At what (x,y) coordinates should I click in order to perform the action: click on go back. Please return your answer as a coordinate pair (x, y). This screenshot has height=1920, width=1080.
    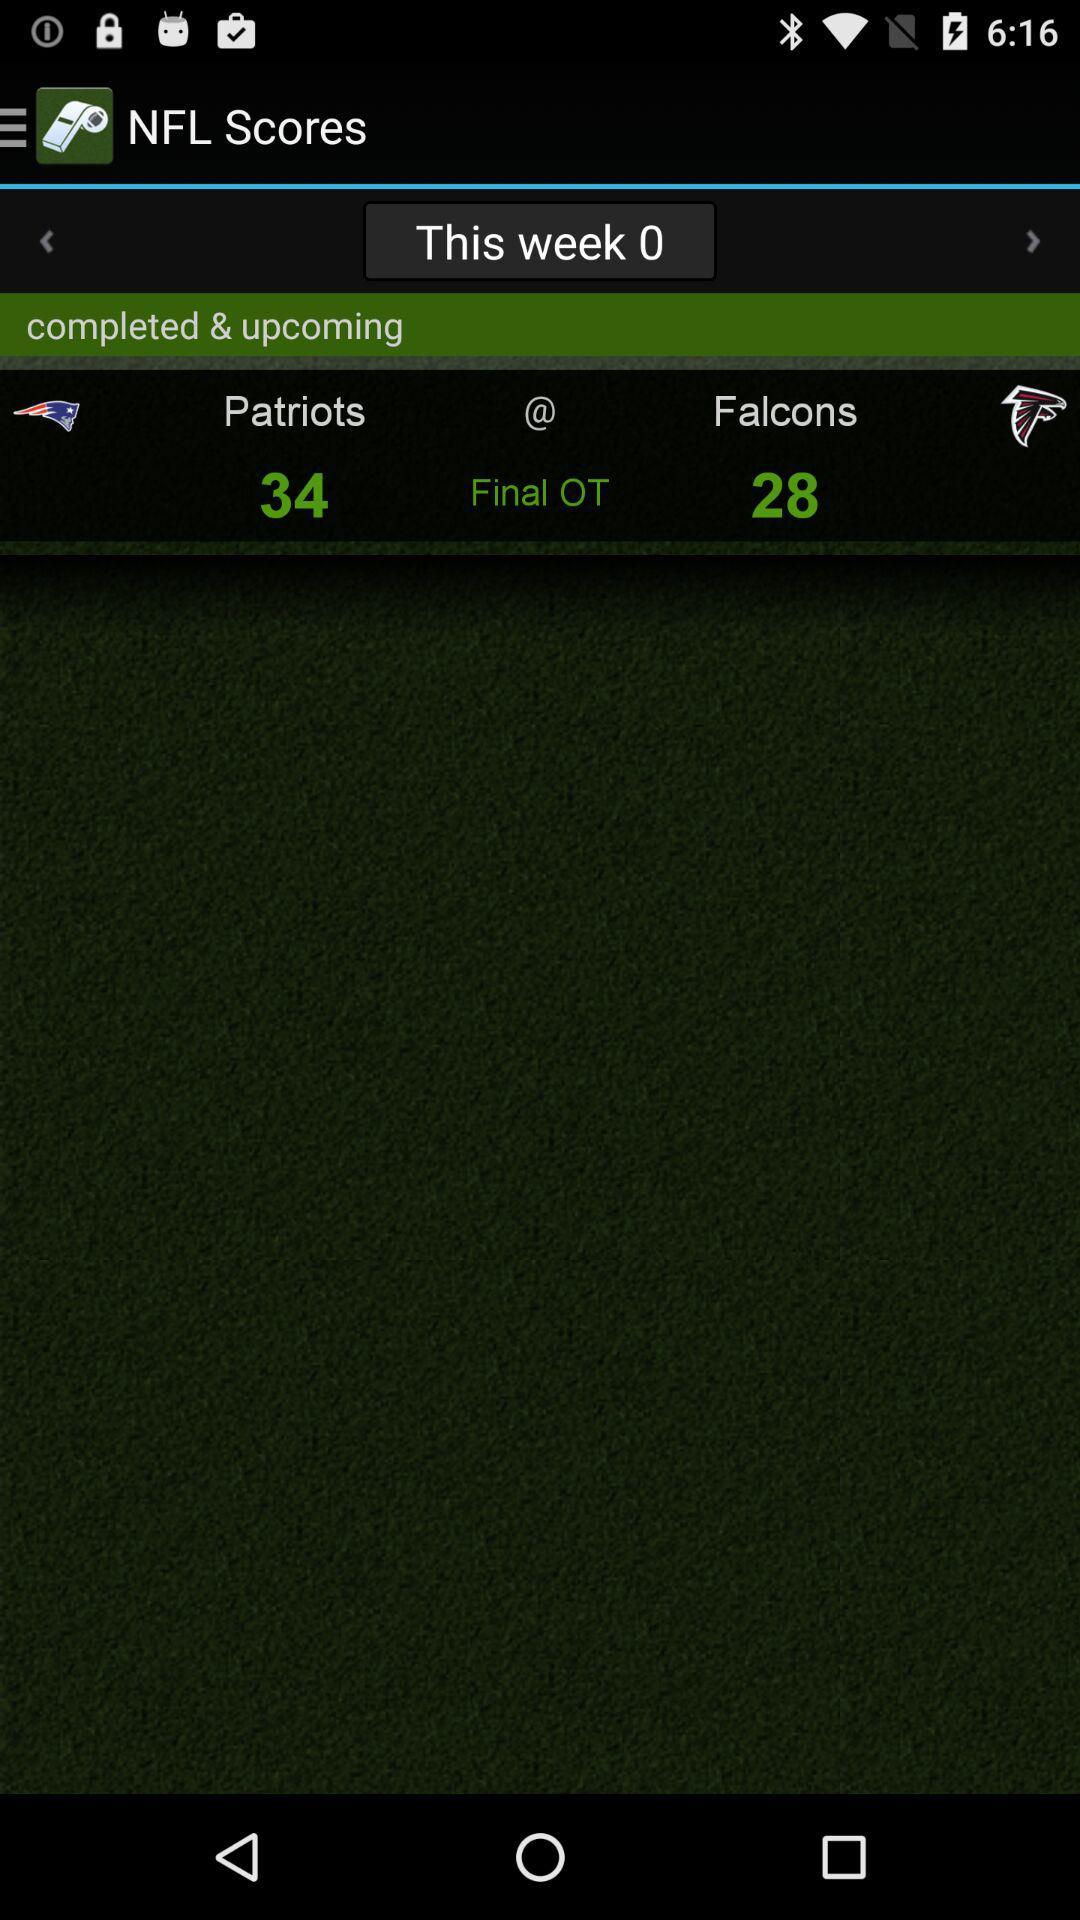
    Looking at the image, I should click on (45, 240).